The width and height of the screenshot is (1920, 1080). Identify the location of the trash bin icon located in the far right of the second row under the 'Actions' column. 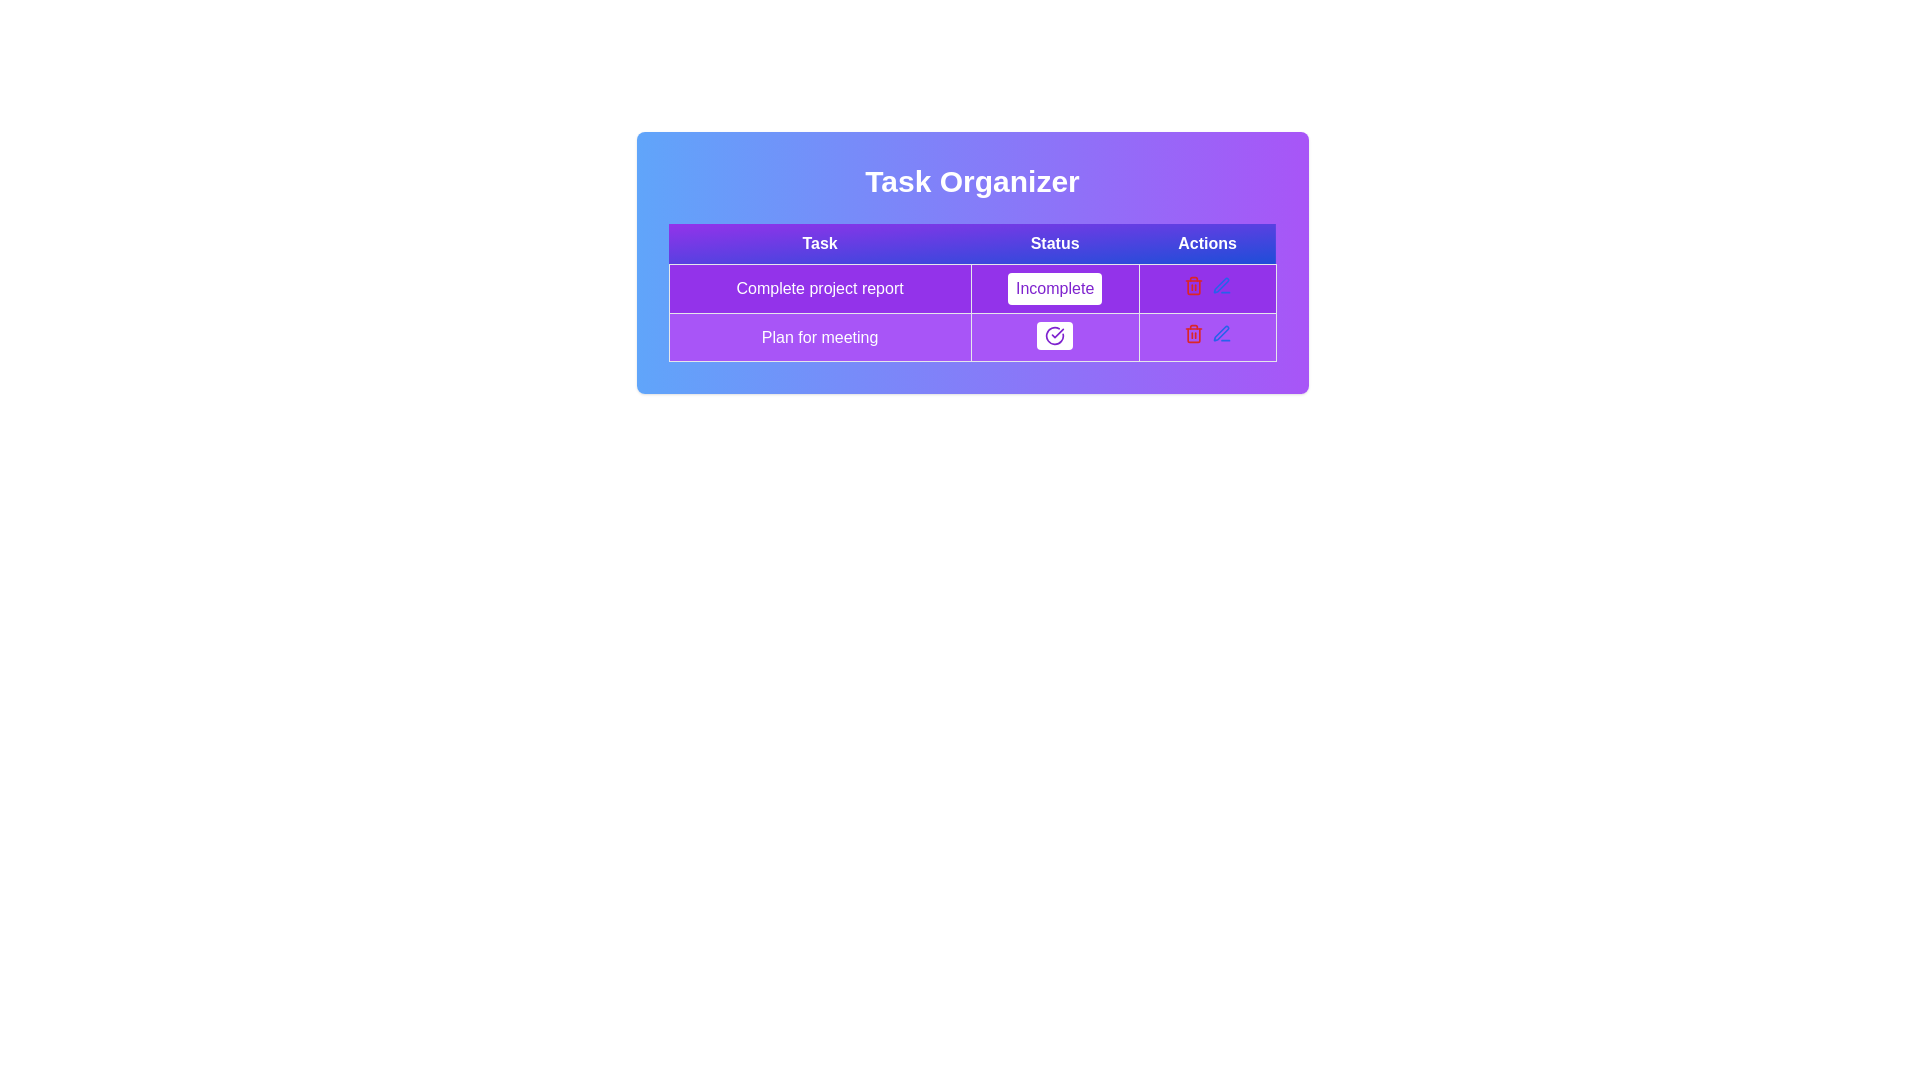
(1193, 334).